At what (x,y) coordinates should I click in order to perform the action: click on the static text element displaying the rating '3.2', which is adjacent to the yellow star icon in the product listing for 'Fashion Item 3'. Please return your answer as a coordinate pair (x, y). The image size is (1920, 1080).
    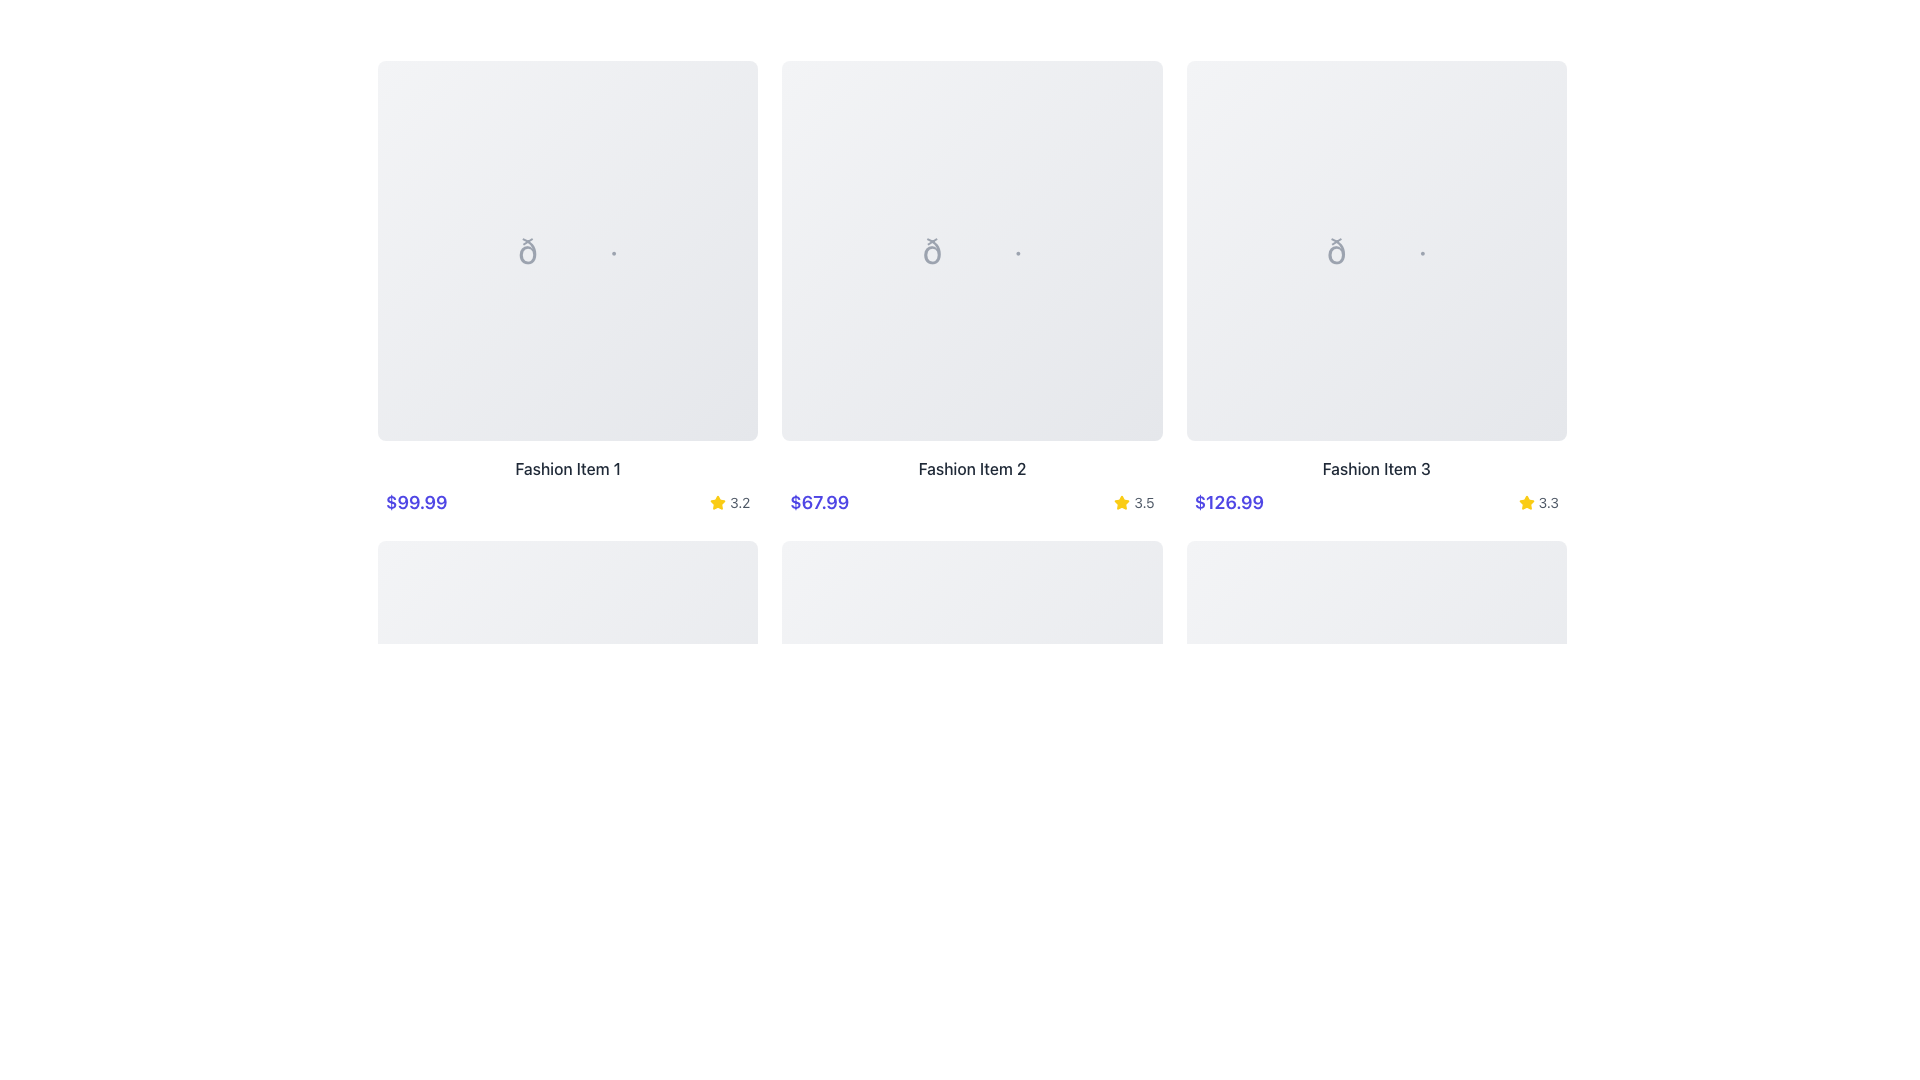
    Looking at the image, I should click on (739, 502).